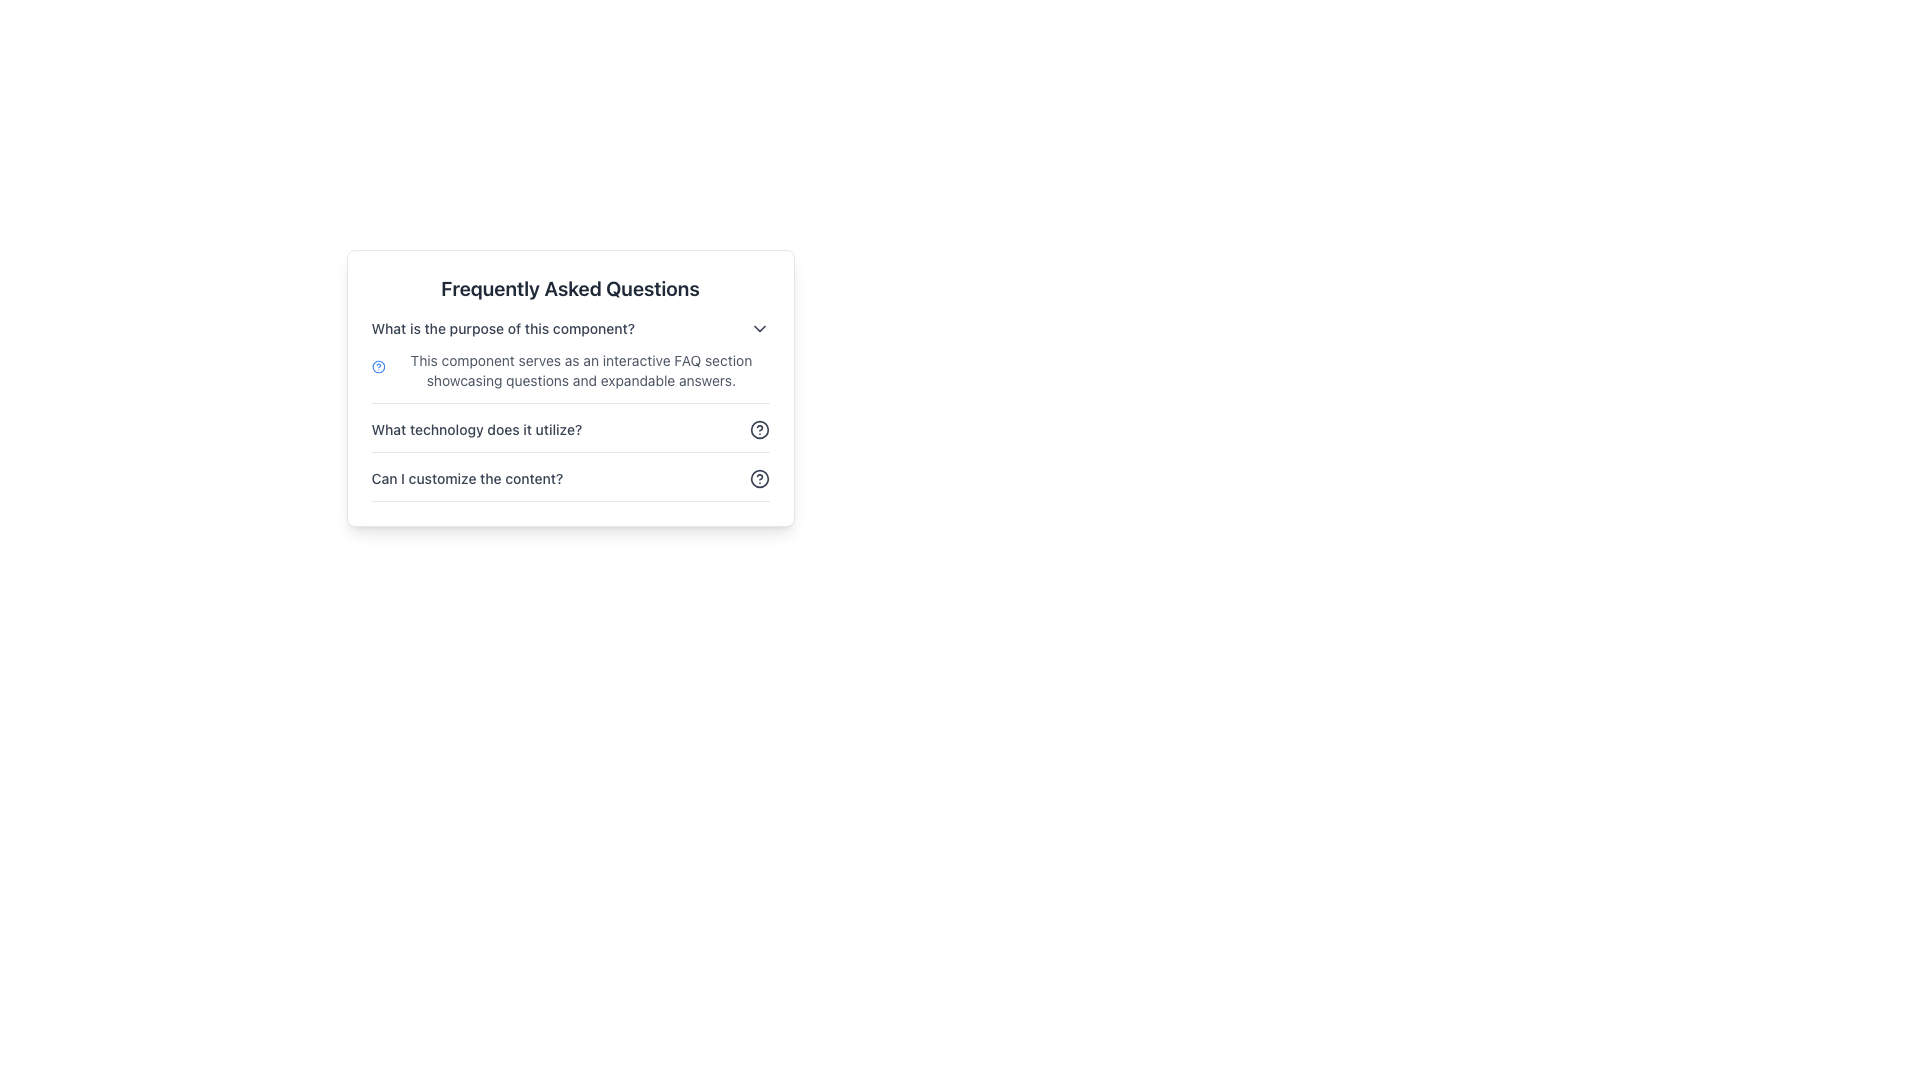  I want to click on the central circular graphical SVG element within the FAQ section, which is adjacent to the question 'What technology does it utilize?', so click(758, 428).